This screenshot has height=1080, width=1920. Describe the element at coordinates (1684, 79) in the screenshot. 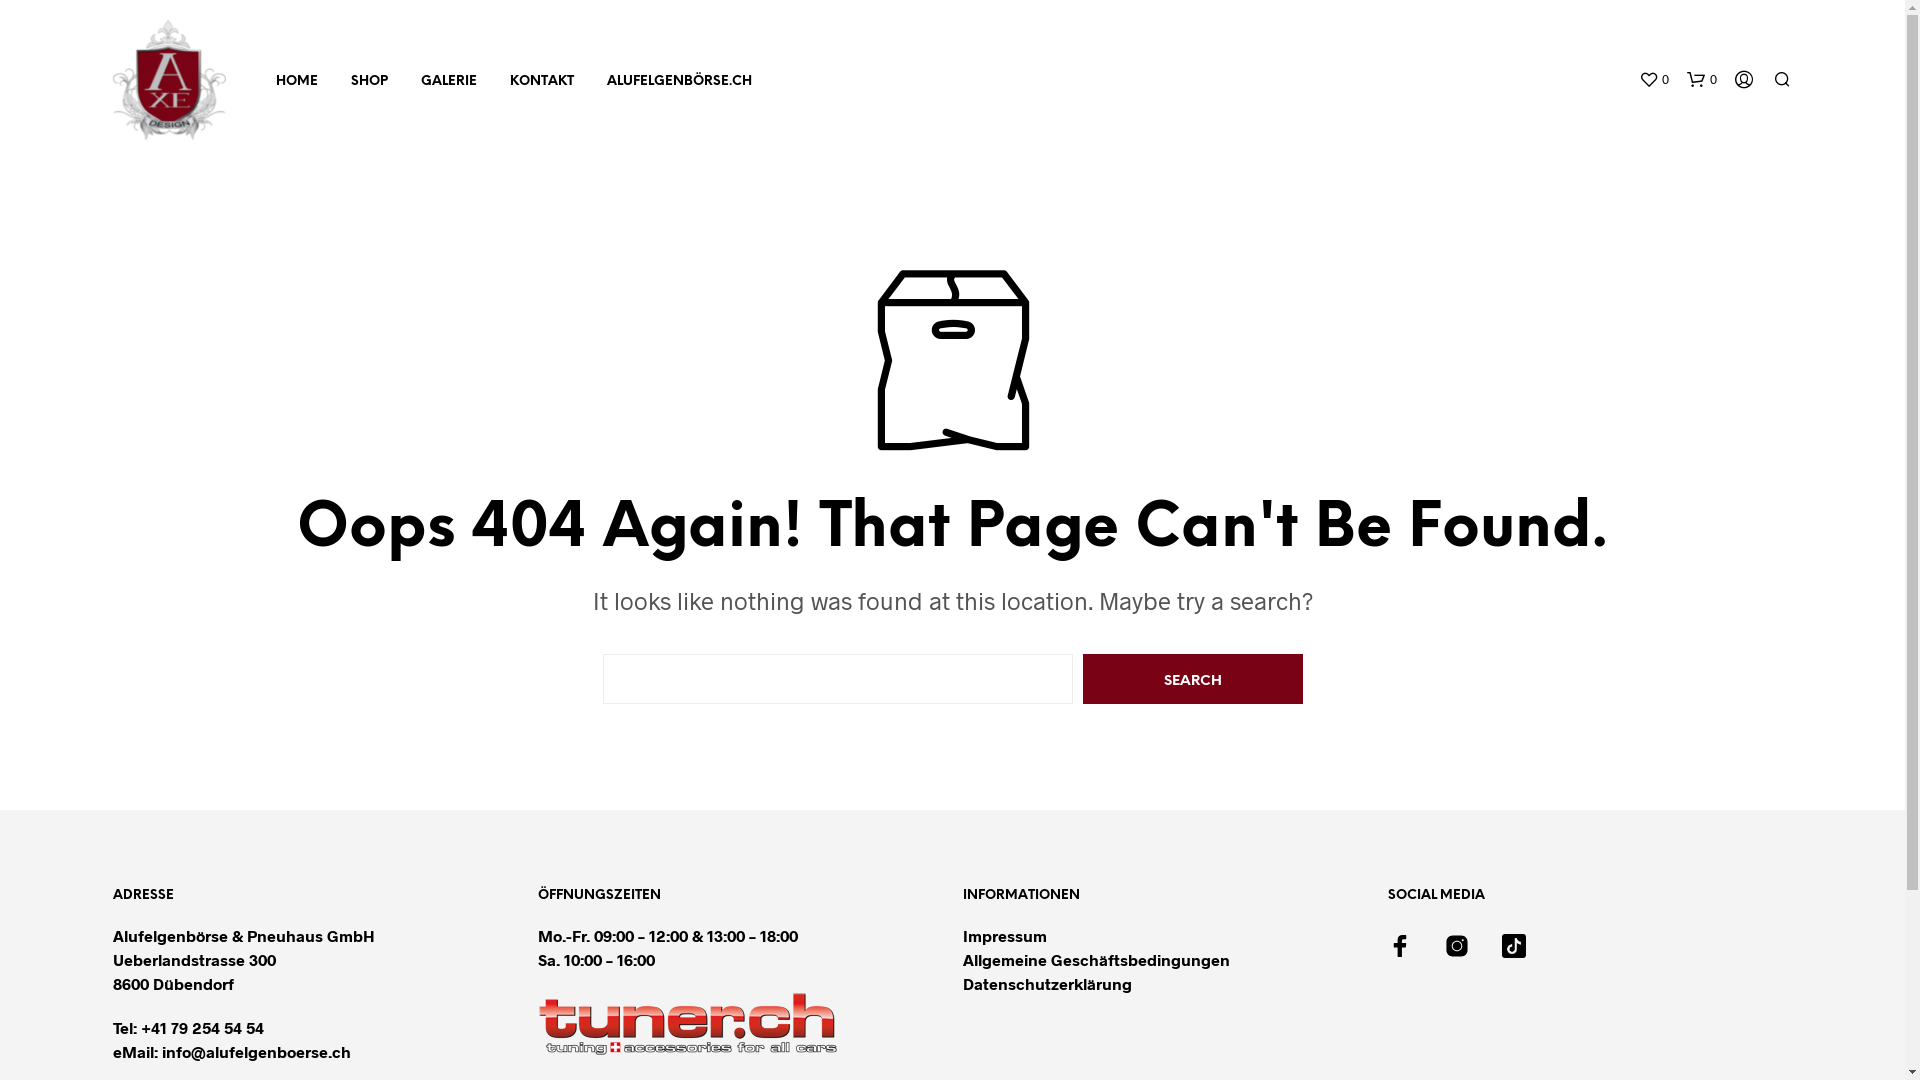

I see `'0'` at that location.